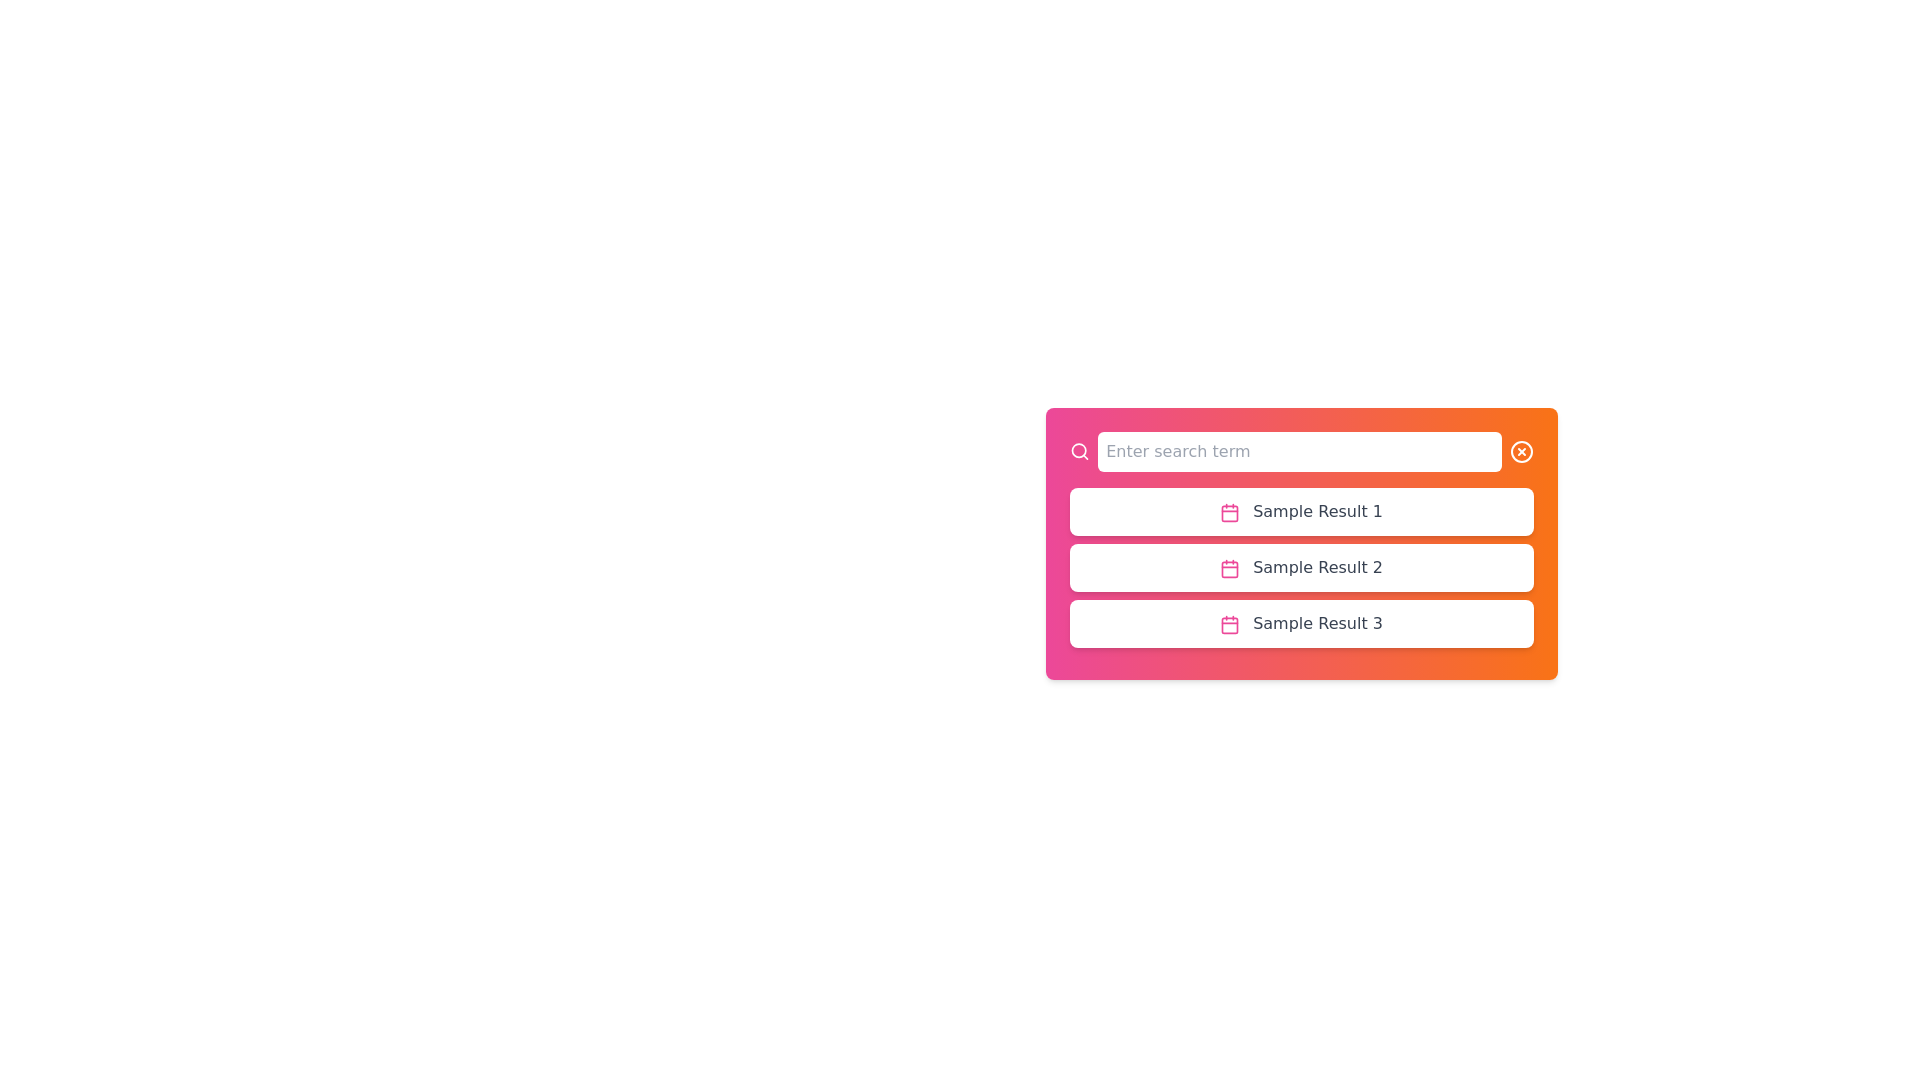  I want to click on the magnifying glass icon, which serves as the search functionality indicator, positioned to the left of the search text input field, so click(1078, 451).